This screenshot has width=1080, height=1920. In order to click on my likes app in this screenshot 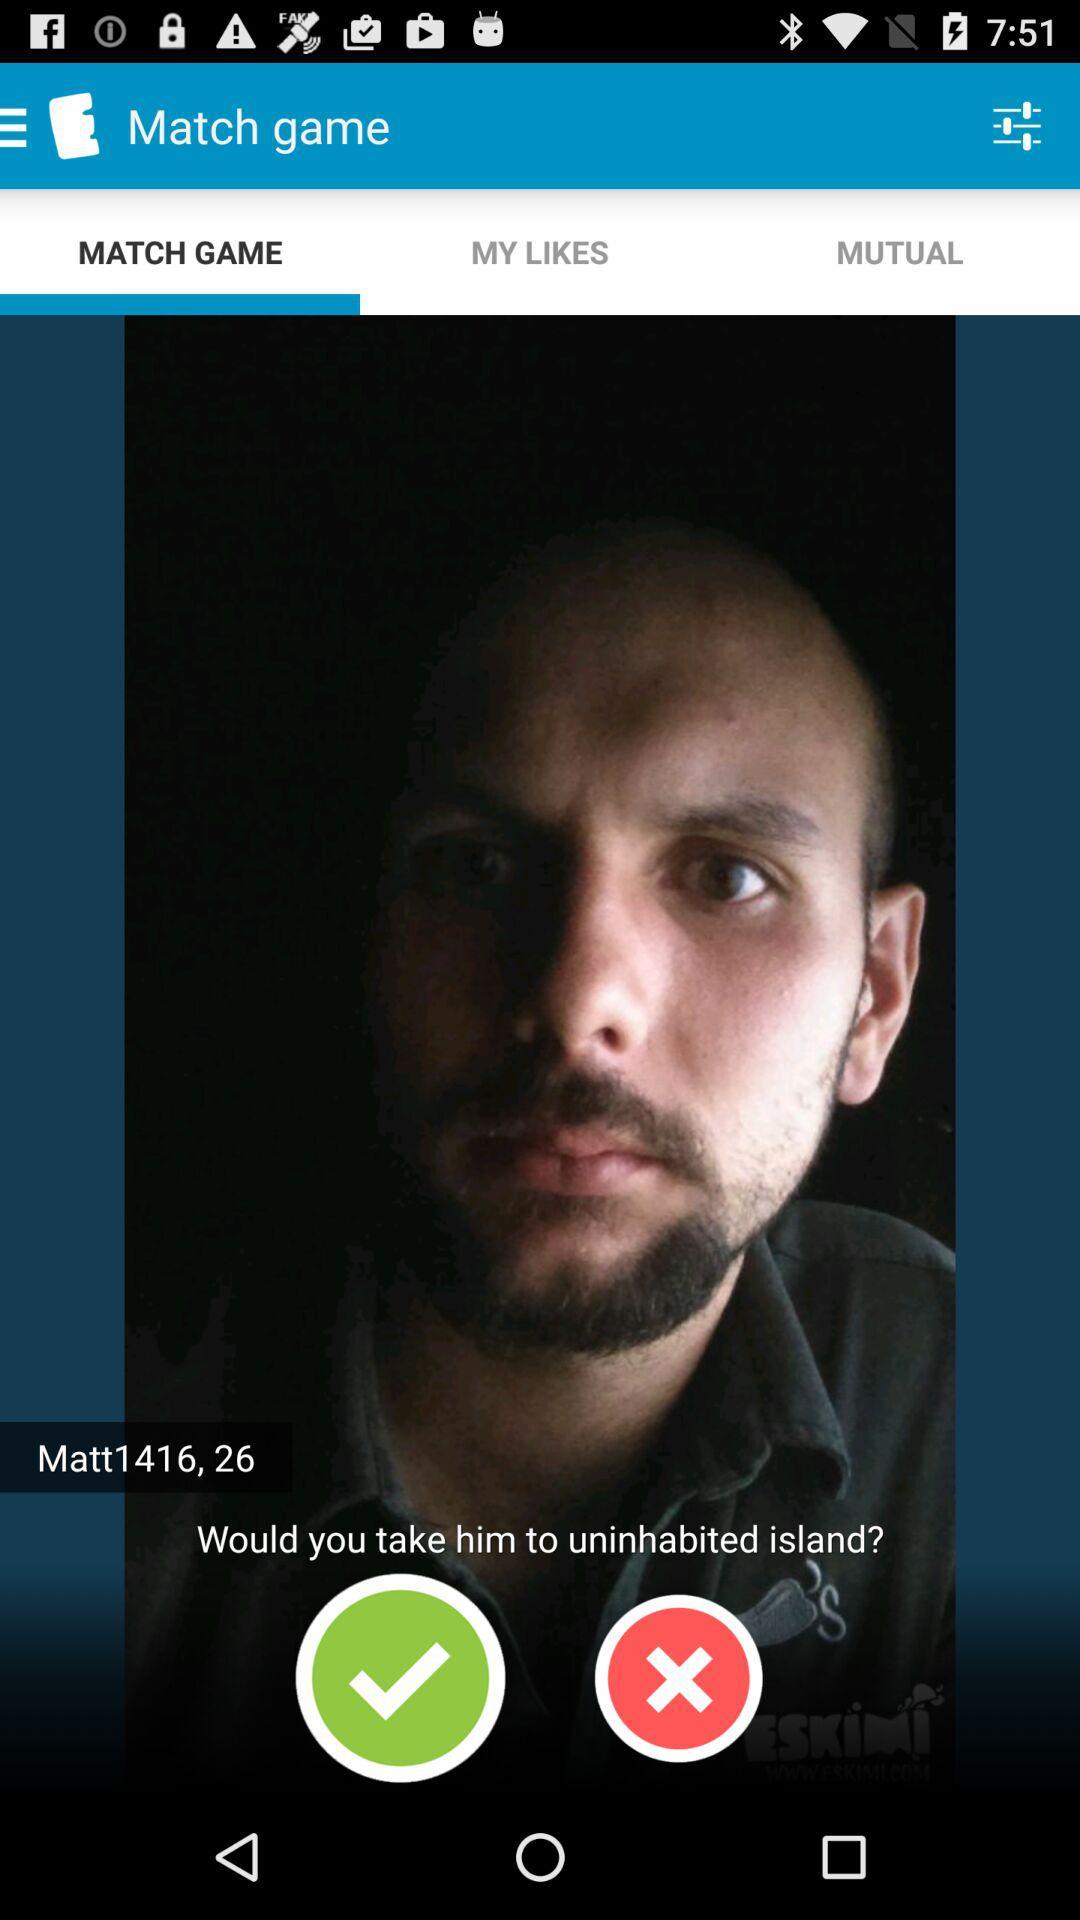, I will do `click(540, 251)`.